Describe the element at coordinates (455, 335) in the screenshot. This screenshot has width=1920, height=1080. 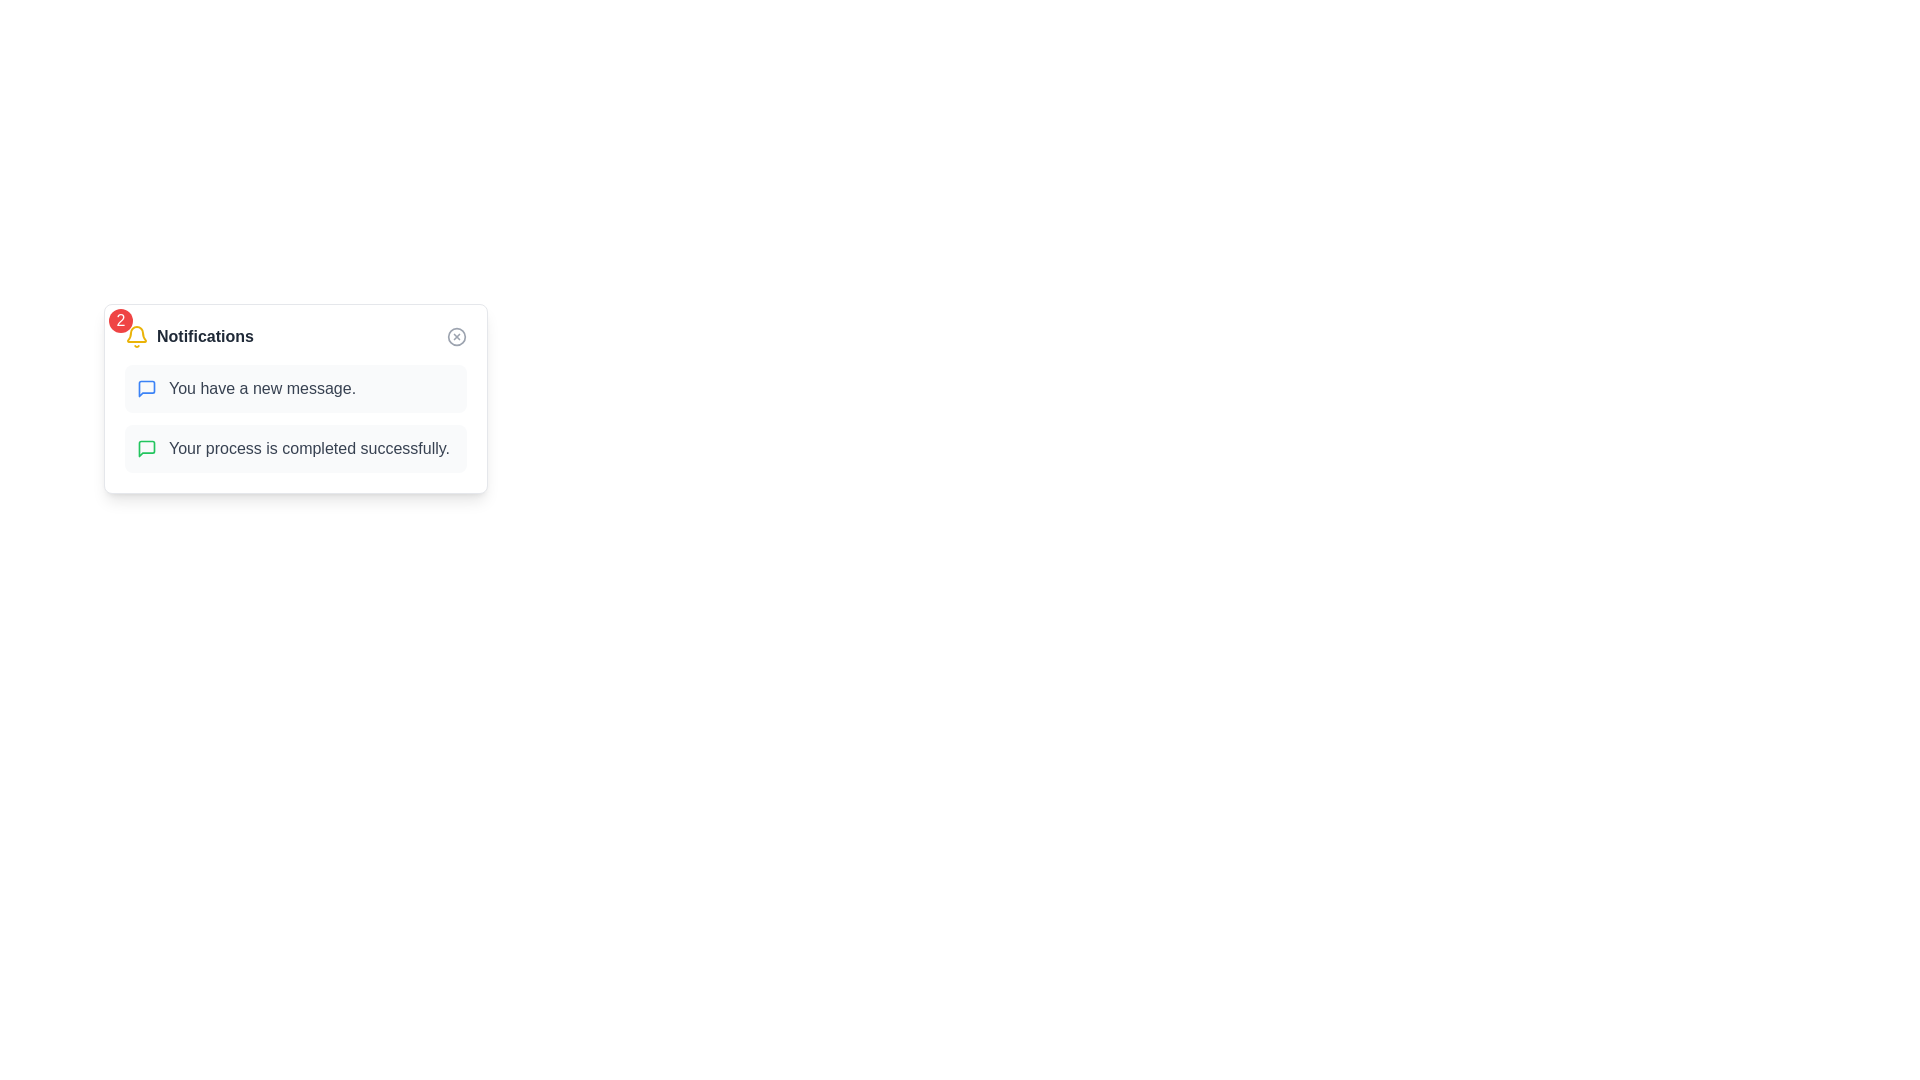
I see `the dismiss button located in the top-right corner of the notification panel next to the title 'Notifications'` at that location.